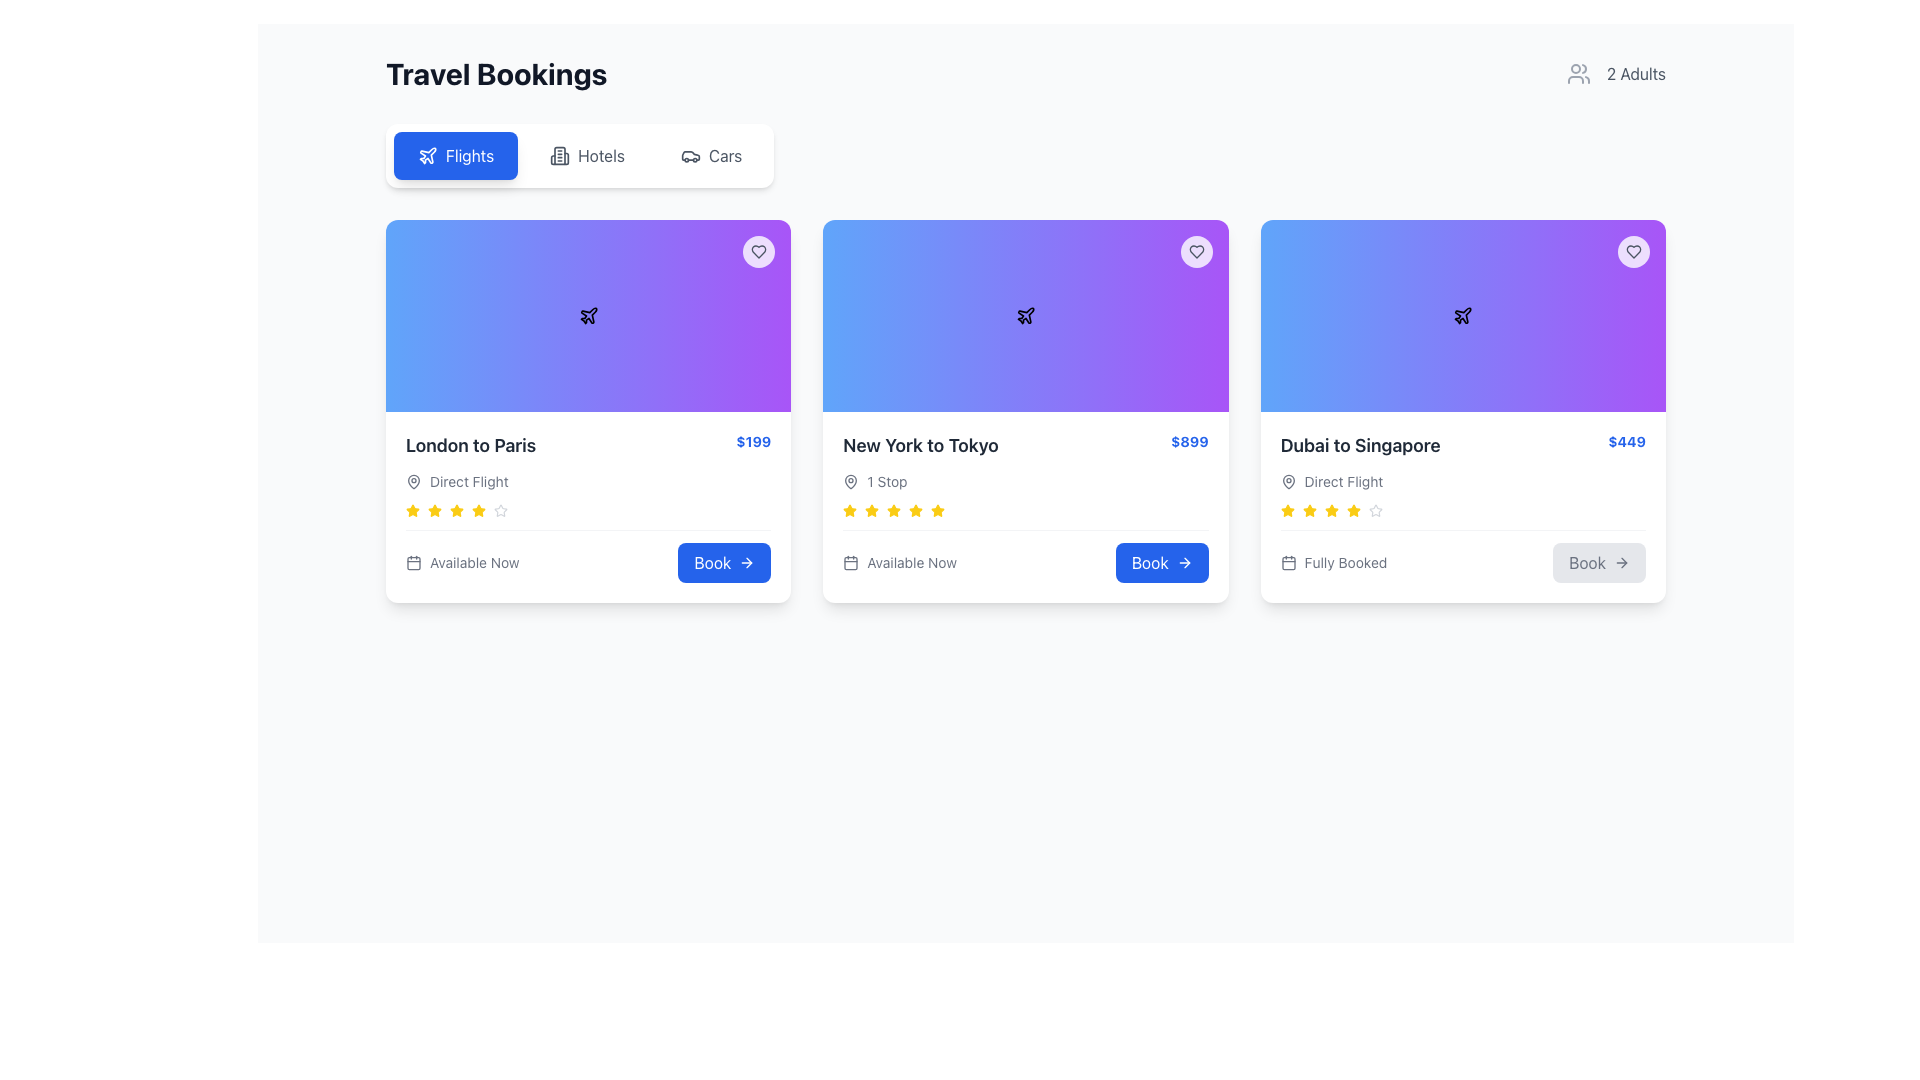  What do you see at coordinates (426, 154) in the screenshot?
I see `the 'Flights' icon, which is a visual representation of the air travel category, located to the left of the 'Flights' text label in the top section of the interface` at bounding box center [426, 154].